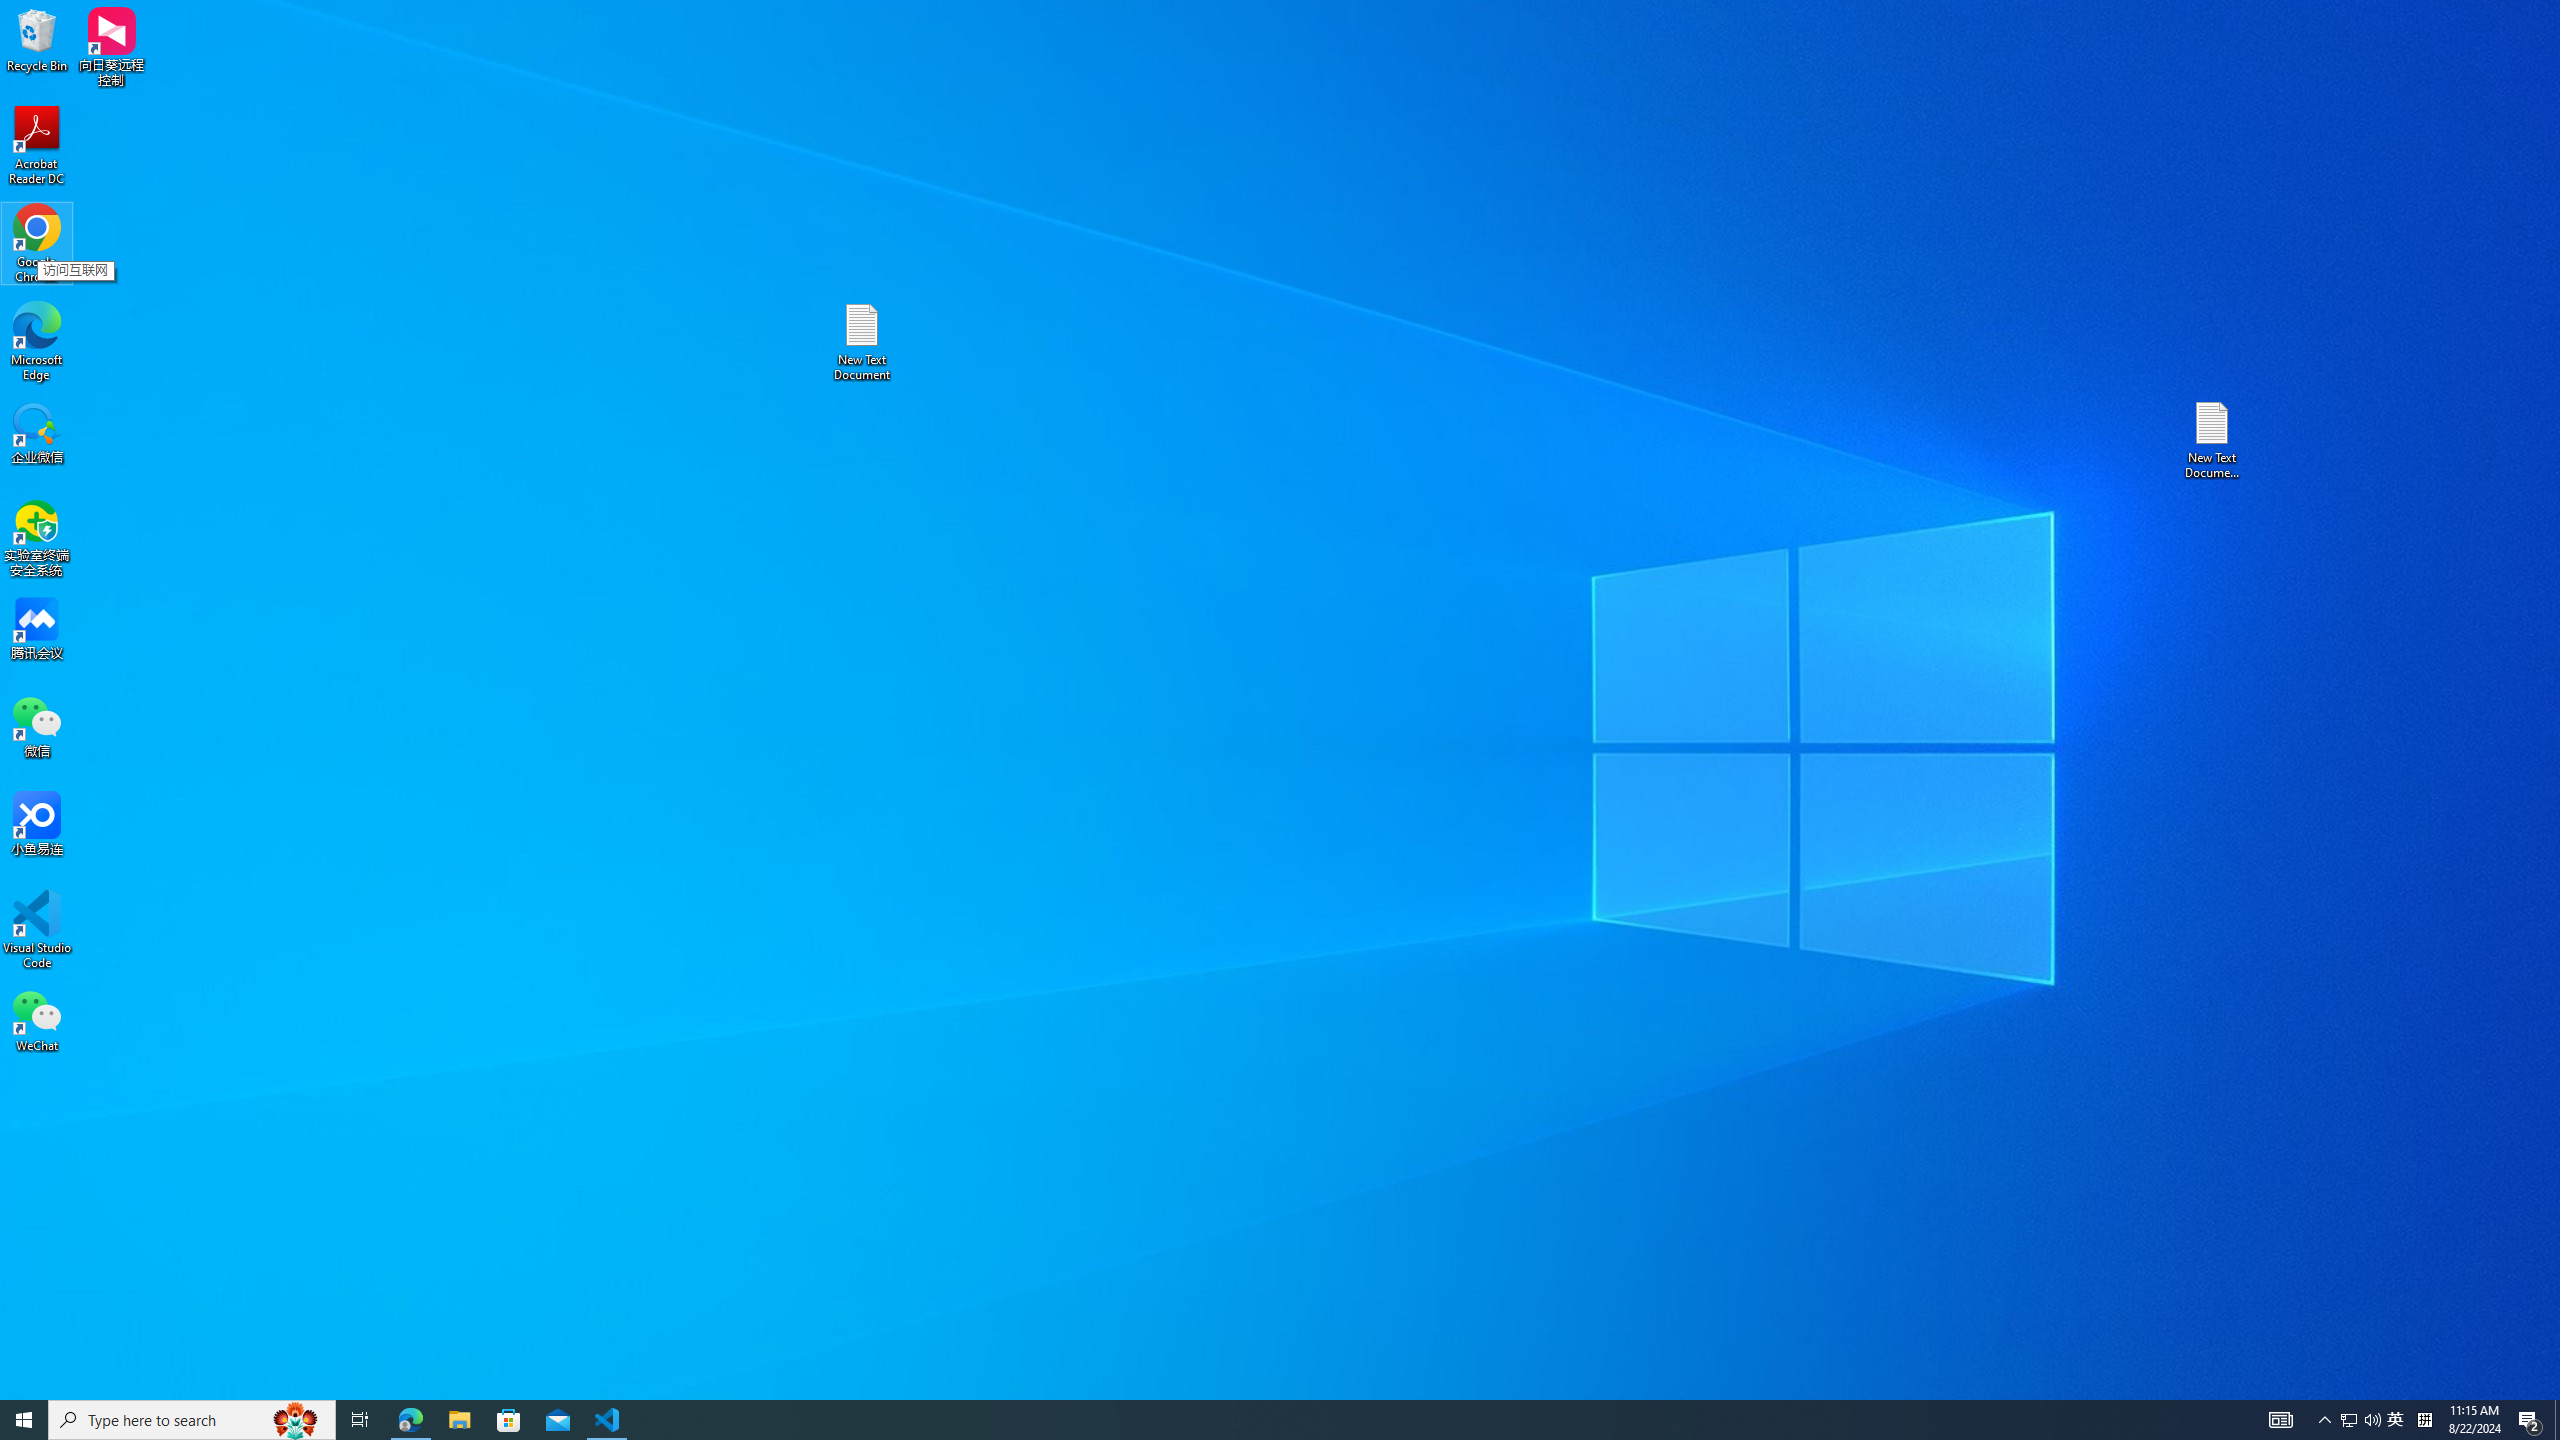 The image size is (2560, 1440). What do you see at coordinates (294, 1418) in the screenshot?
I see `'Search highlights icon opens search home window'` at bounding box center [294, 1418].